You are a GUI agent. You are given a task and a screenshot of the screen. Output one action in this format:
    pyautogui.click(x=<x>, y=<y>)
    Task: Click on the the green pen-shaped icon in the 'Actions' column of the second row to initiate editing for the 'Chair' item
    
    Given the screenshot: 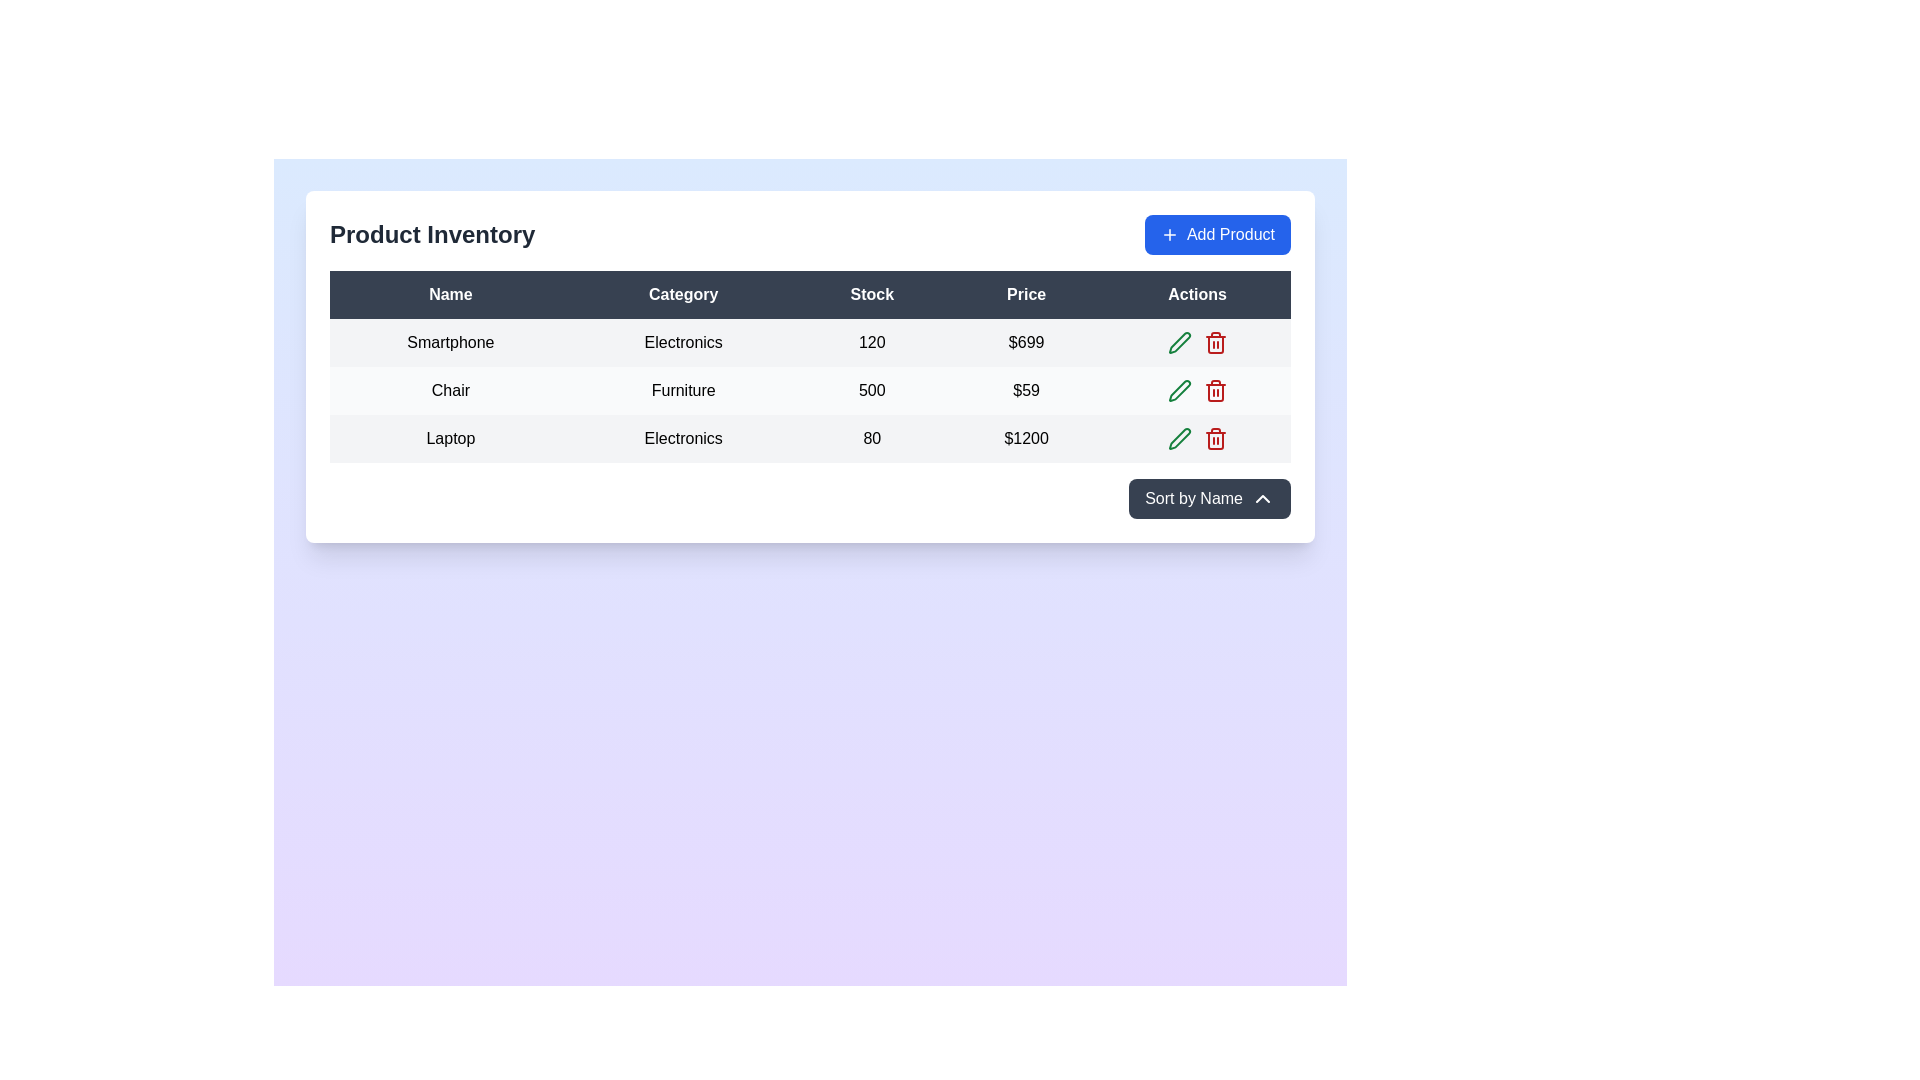 What is the action you would take?
    pyautogui.click(x=1179, y=390)
    